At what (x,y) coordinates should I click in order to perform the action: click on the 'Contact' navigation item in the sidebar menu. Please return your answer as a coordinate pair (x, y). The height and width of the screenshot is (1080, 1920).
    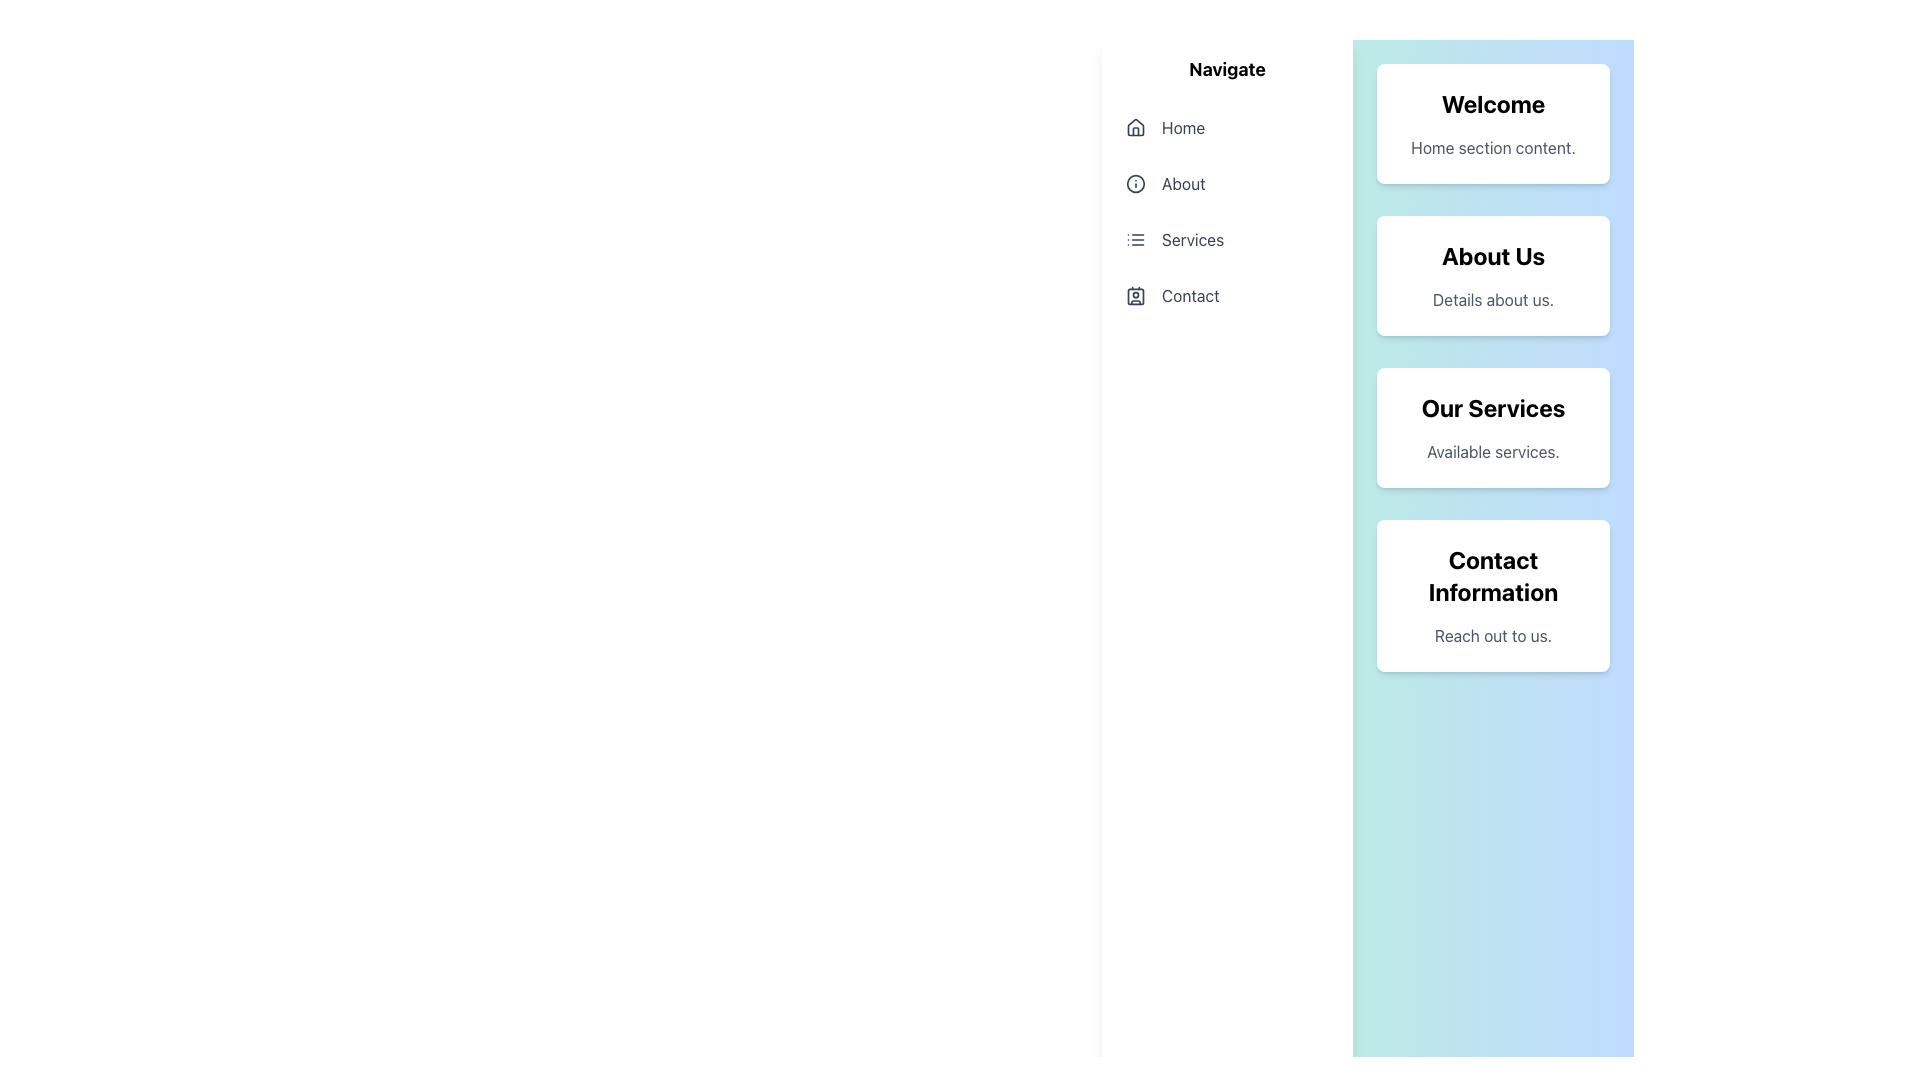
    Looking at the image, I should click on (1226, 296).